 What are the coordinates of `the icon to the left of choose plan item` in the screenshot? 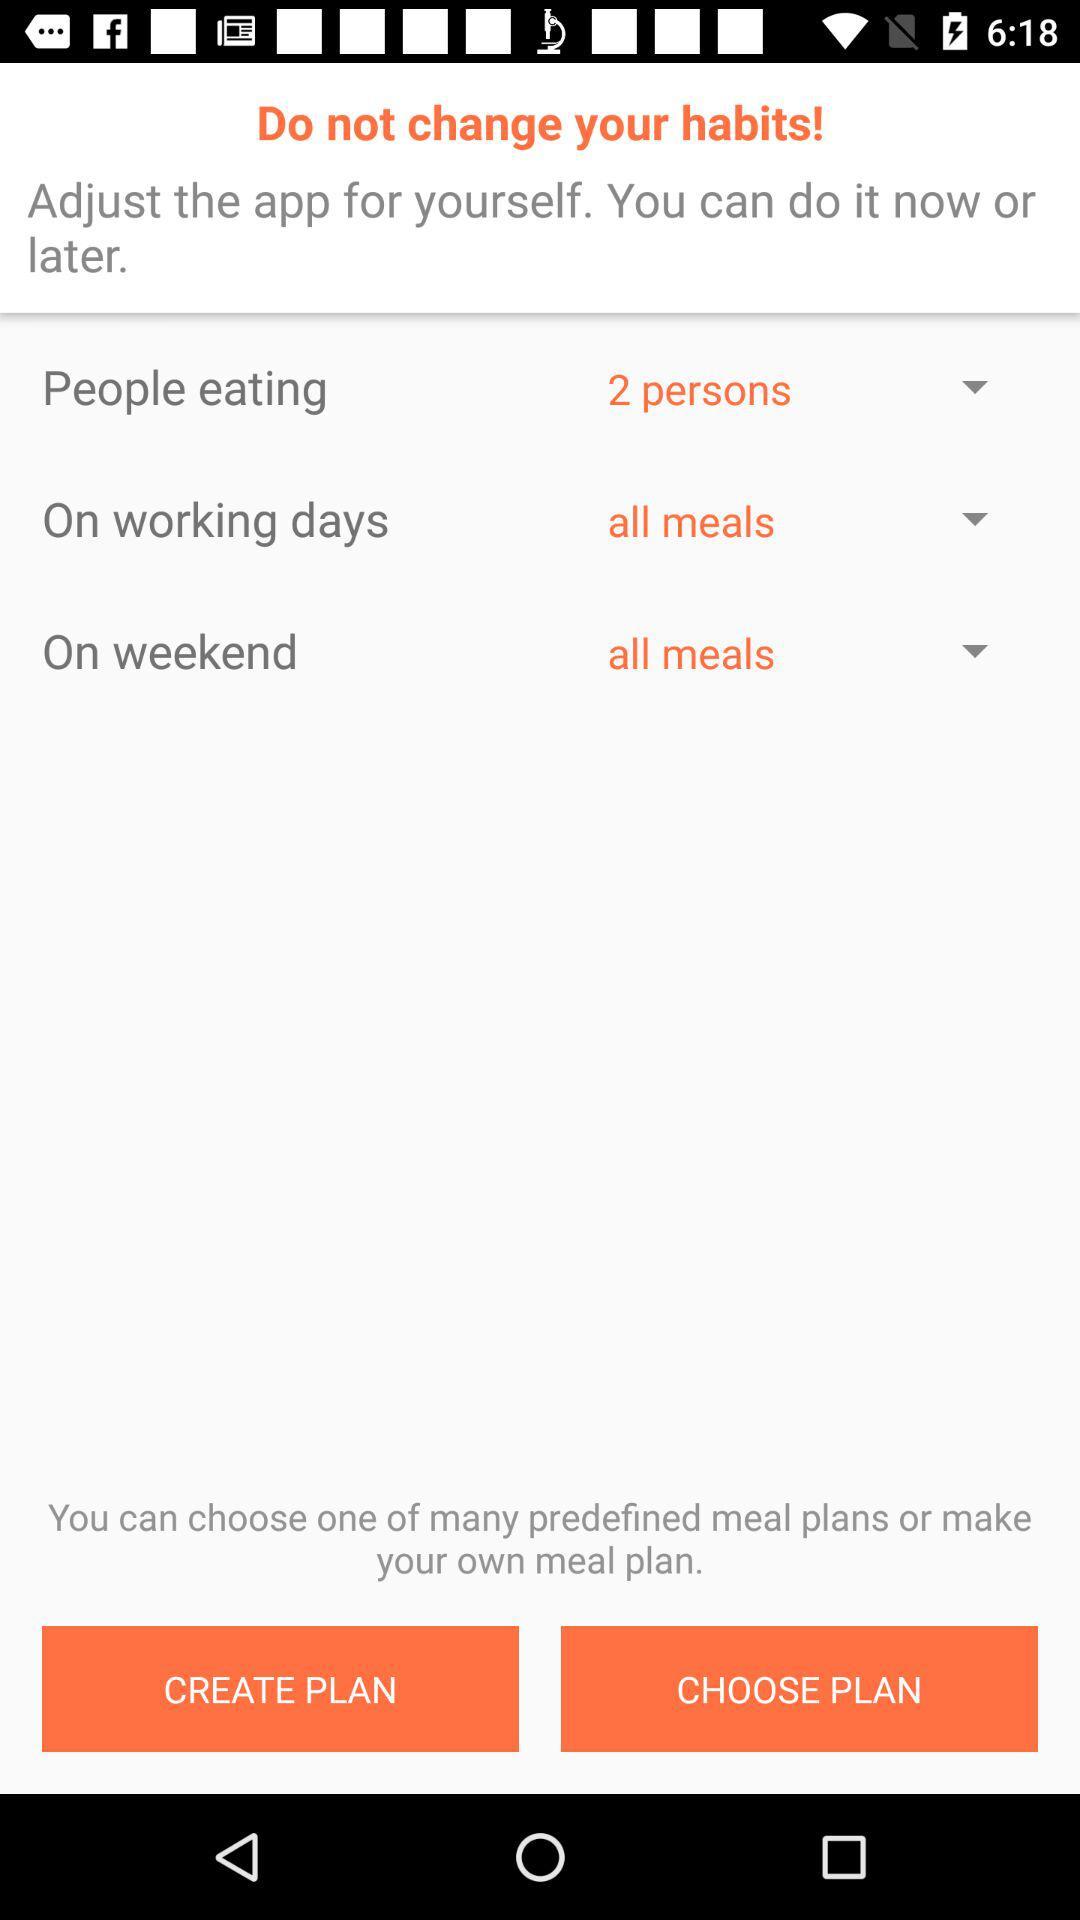 It's located at (280, 1688).